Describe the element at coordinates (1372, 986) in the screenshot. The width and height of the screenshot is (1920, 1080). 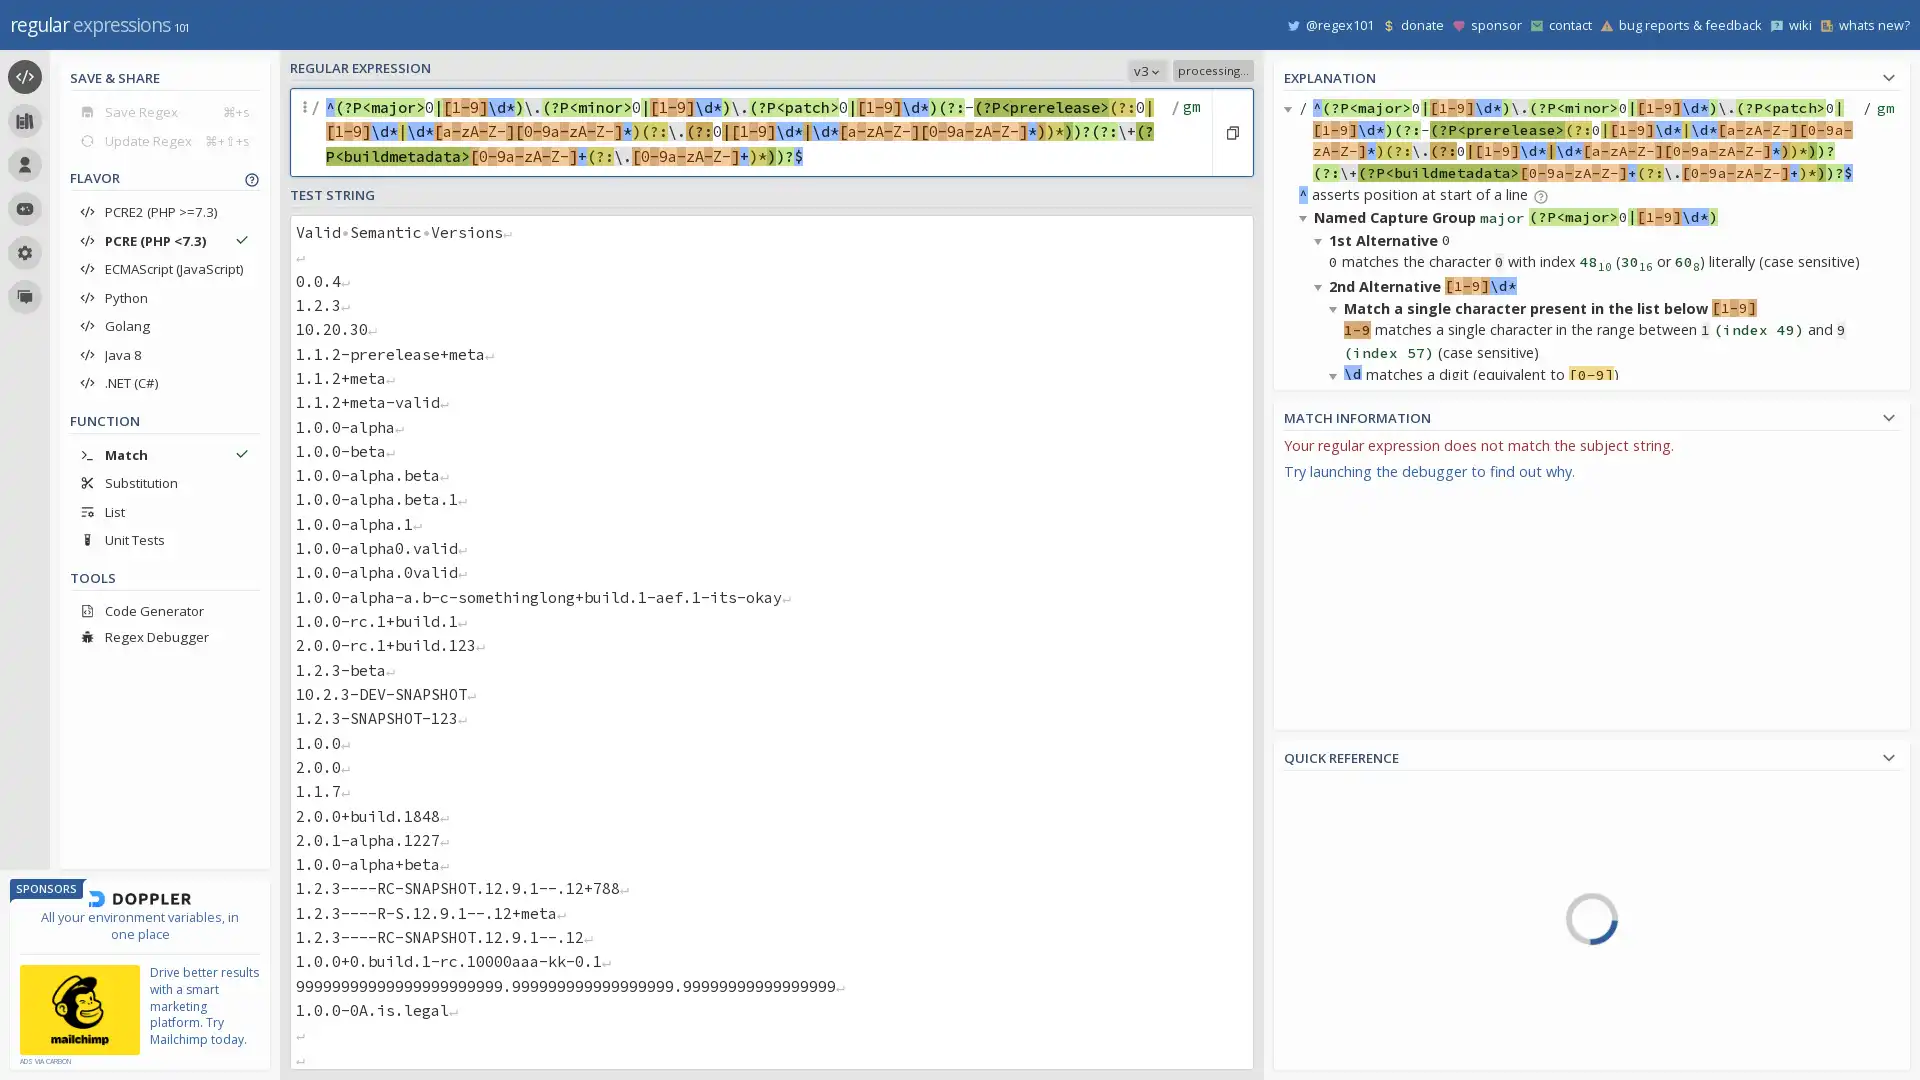
I see `Group major` at that location.